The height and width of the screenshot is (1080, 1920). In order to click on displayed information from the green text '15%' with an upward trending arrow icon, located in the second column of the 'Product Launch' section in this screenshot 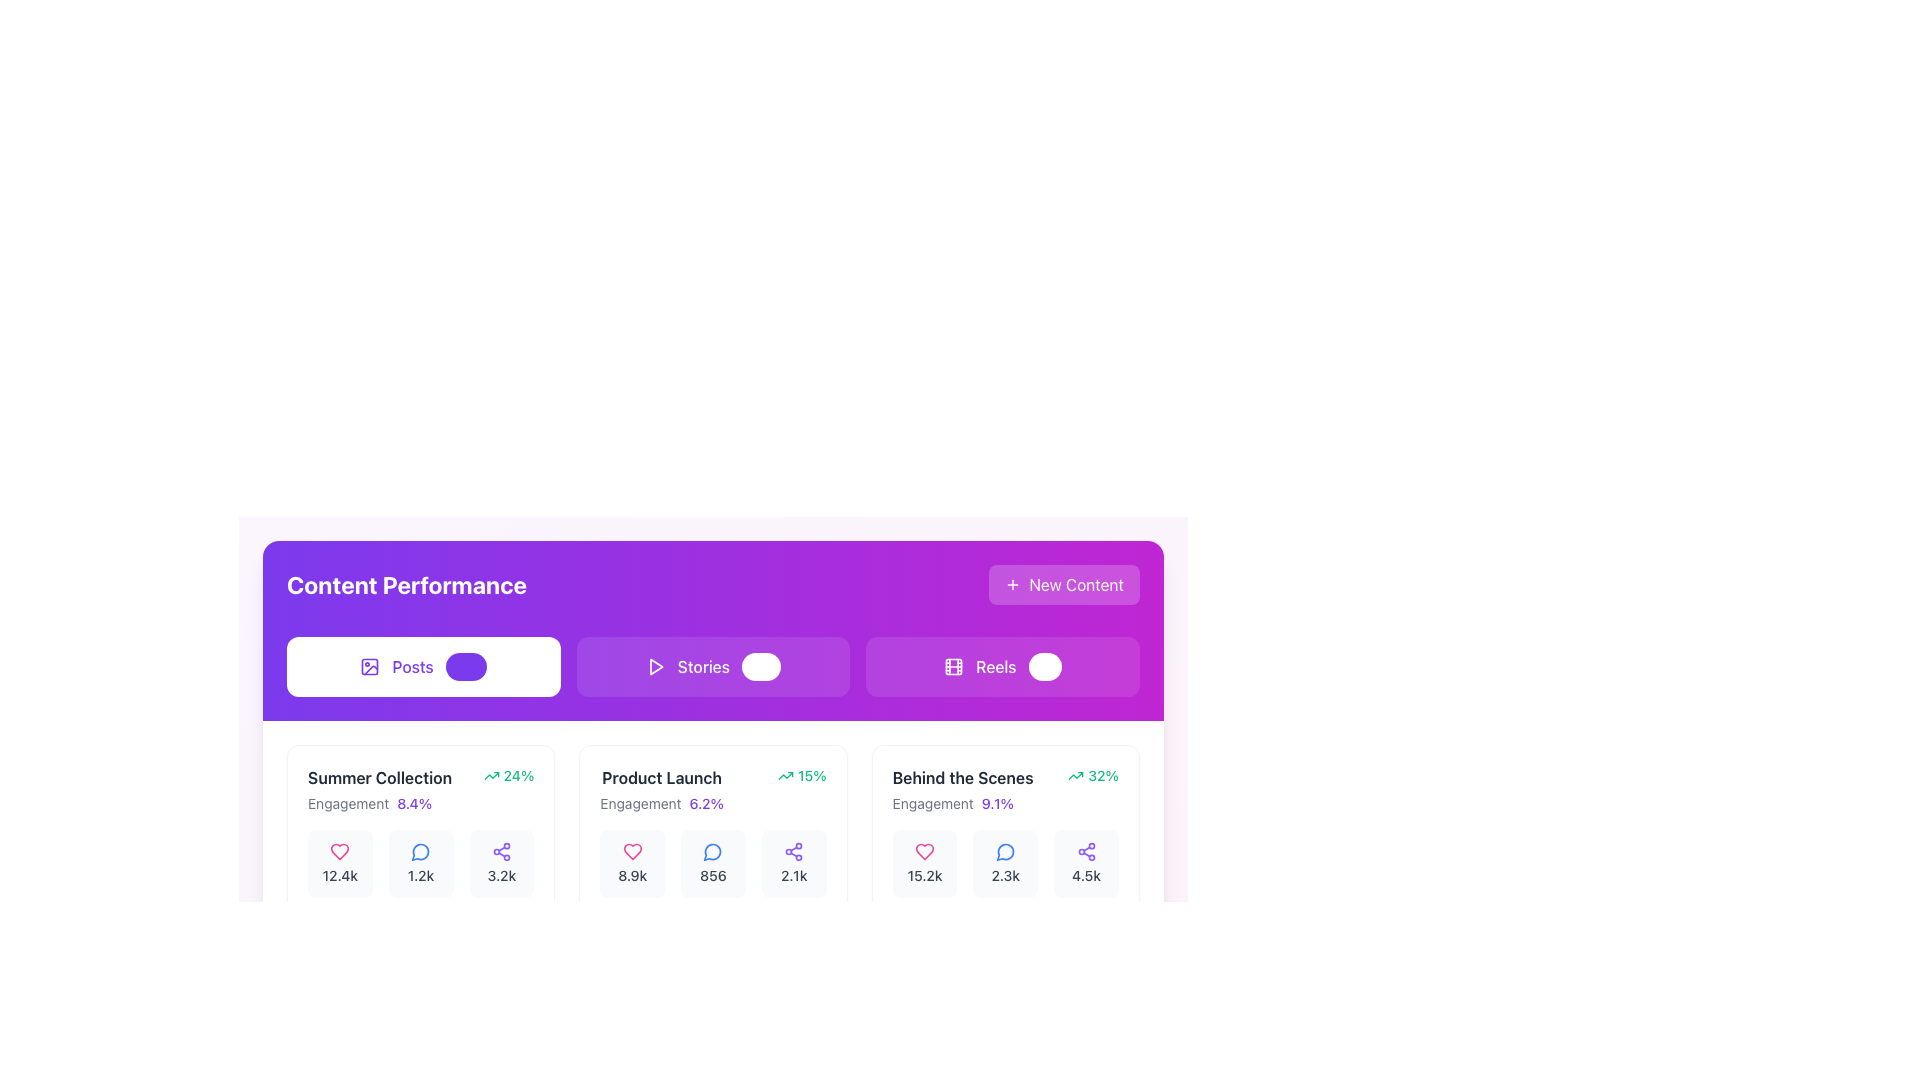, I will do `click(802, 774)`.